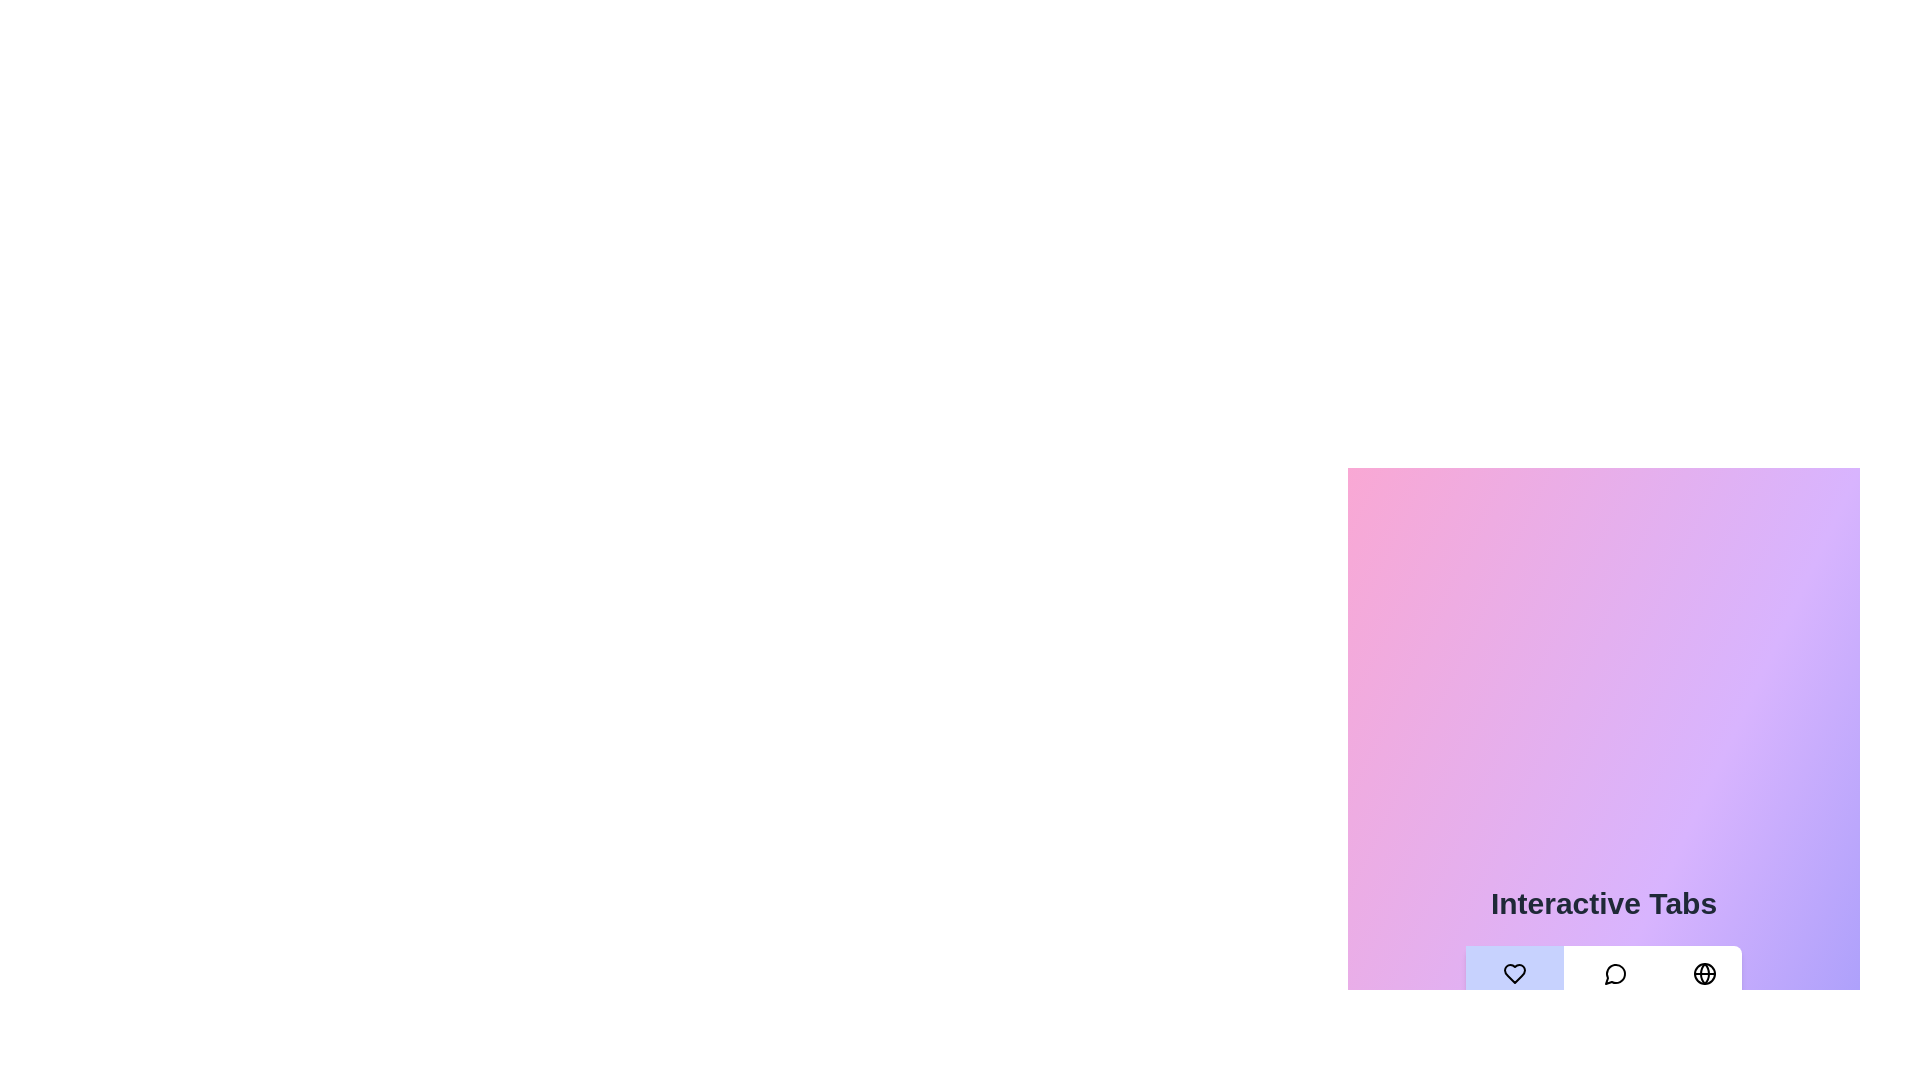 This screenshot has width=1920, height=1080. What do you see at coordinates (1704, 990) in the screenshot?
I see `the World tab` at bounding box center [1704, 990].